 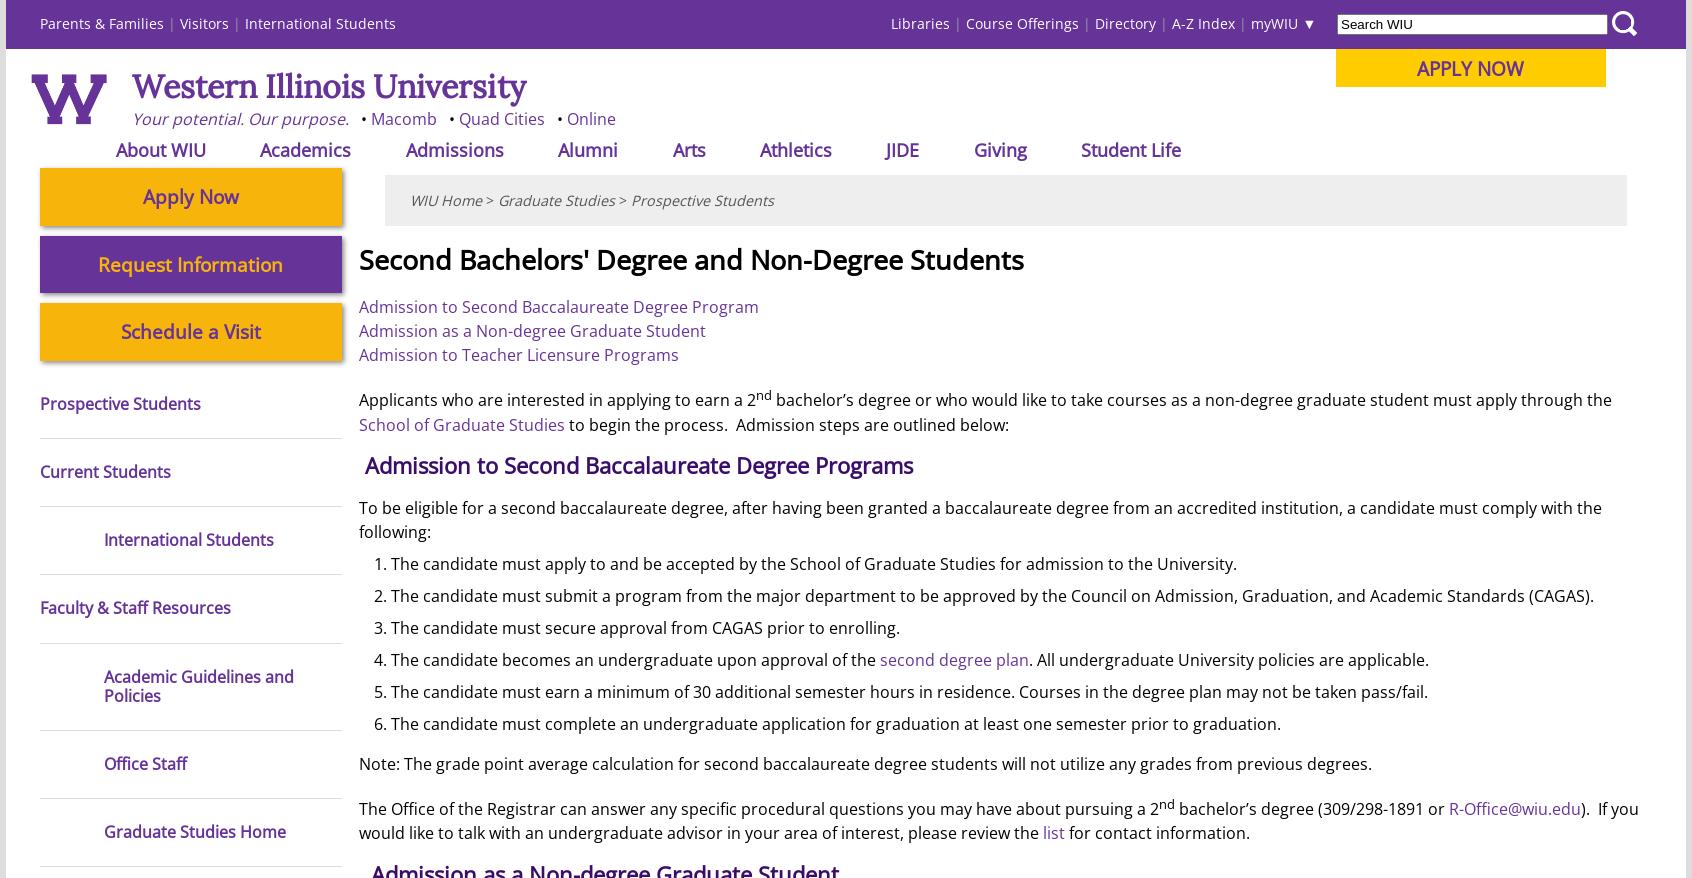 I want to click on 'JIDE', so click(x=884, y=148).